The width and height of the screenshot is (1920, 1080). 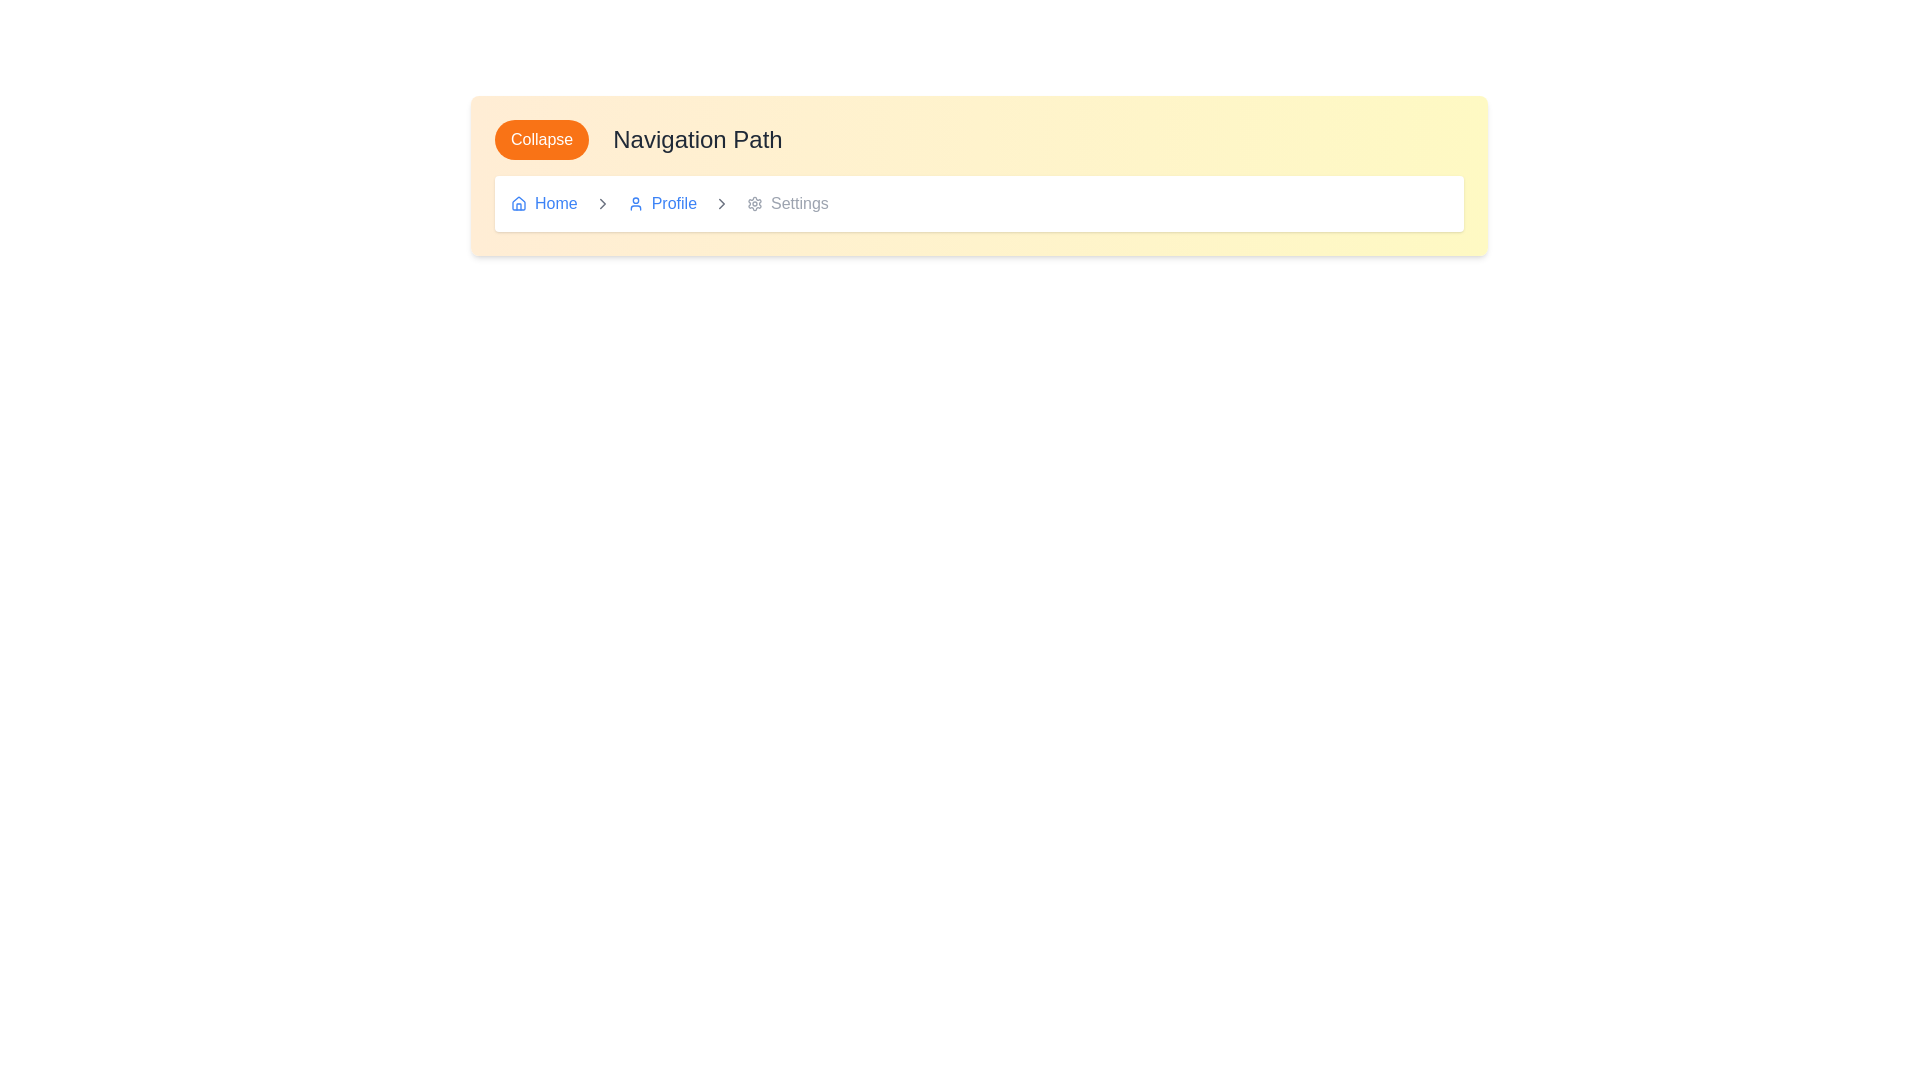 What do you see at coordinates (601, 204) in the screenshot?
I see `the right-facing chevron arrow that serves as a separator in the breadcrumb navigation between 'Profile' and 'Settings'` at bounding box center [601, 204].